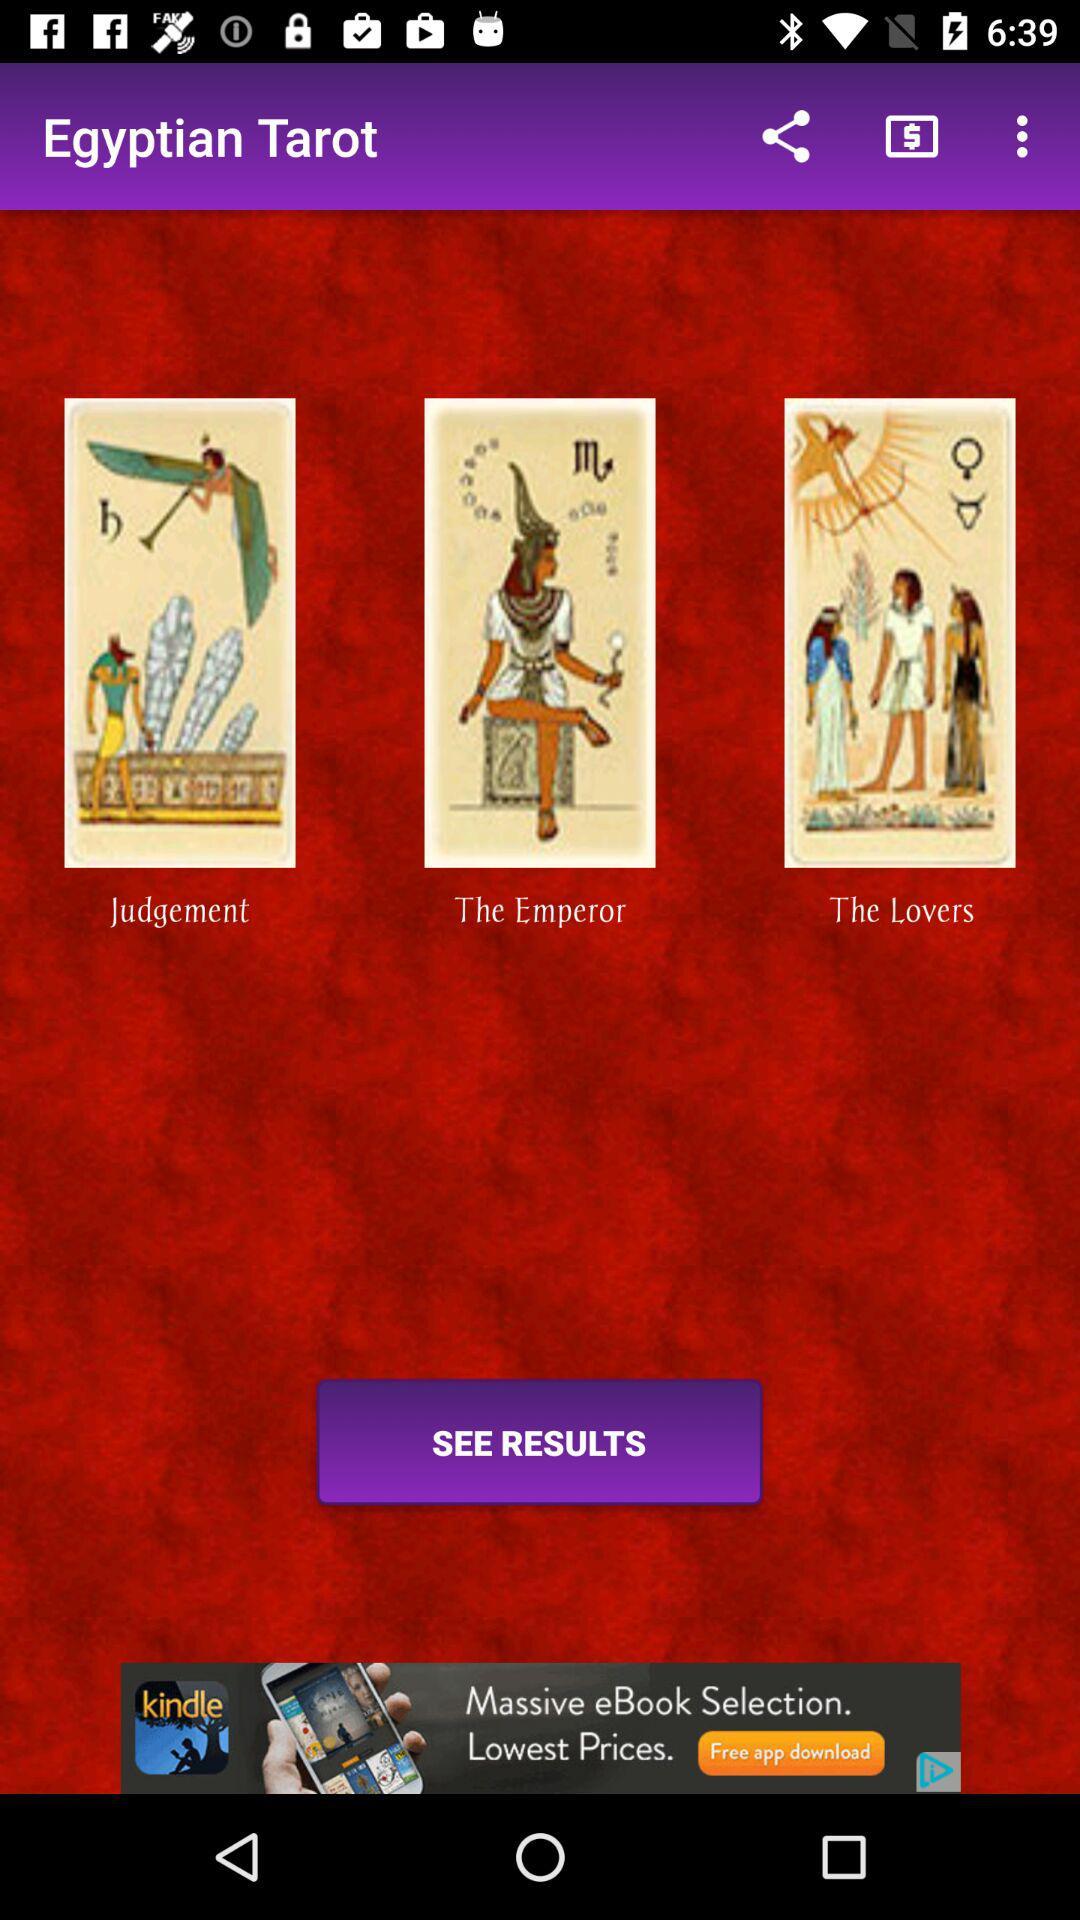  I want to click on advertisent page, so click(540, 1727).